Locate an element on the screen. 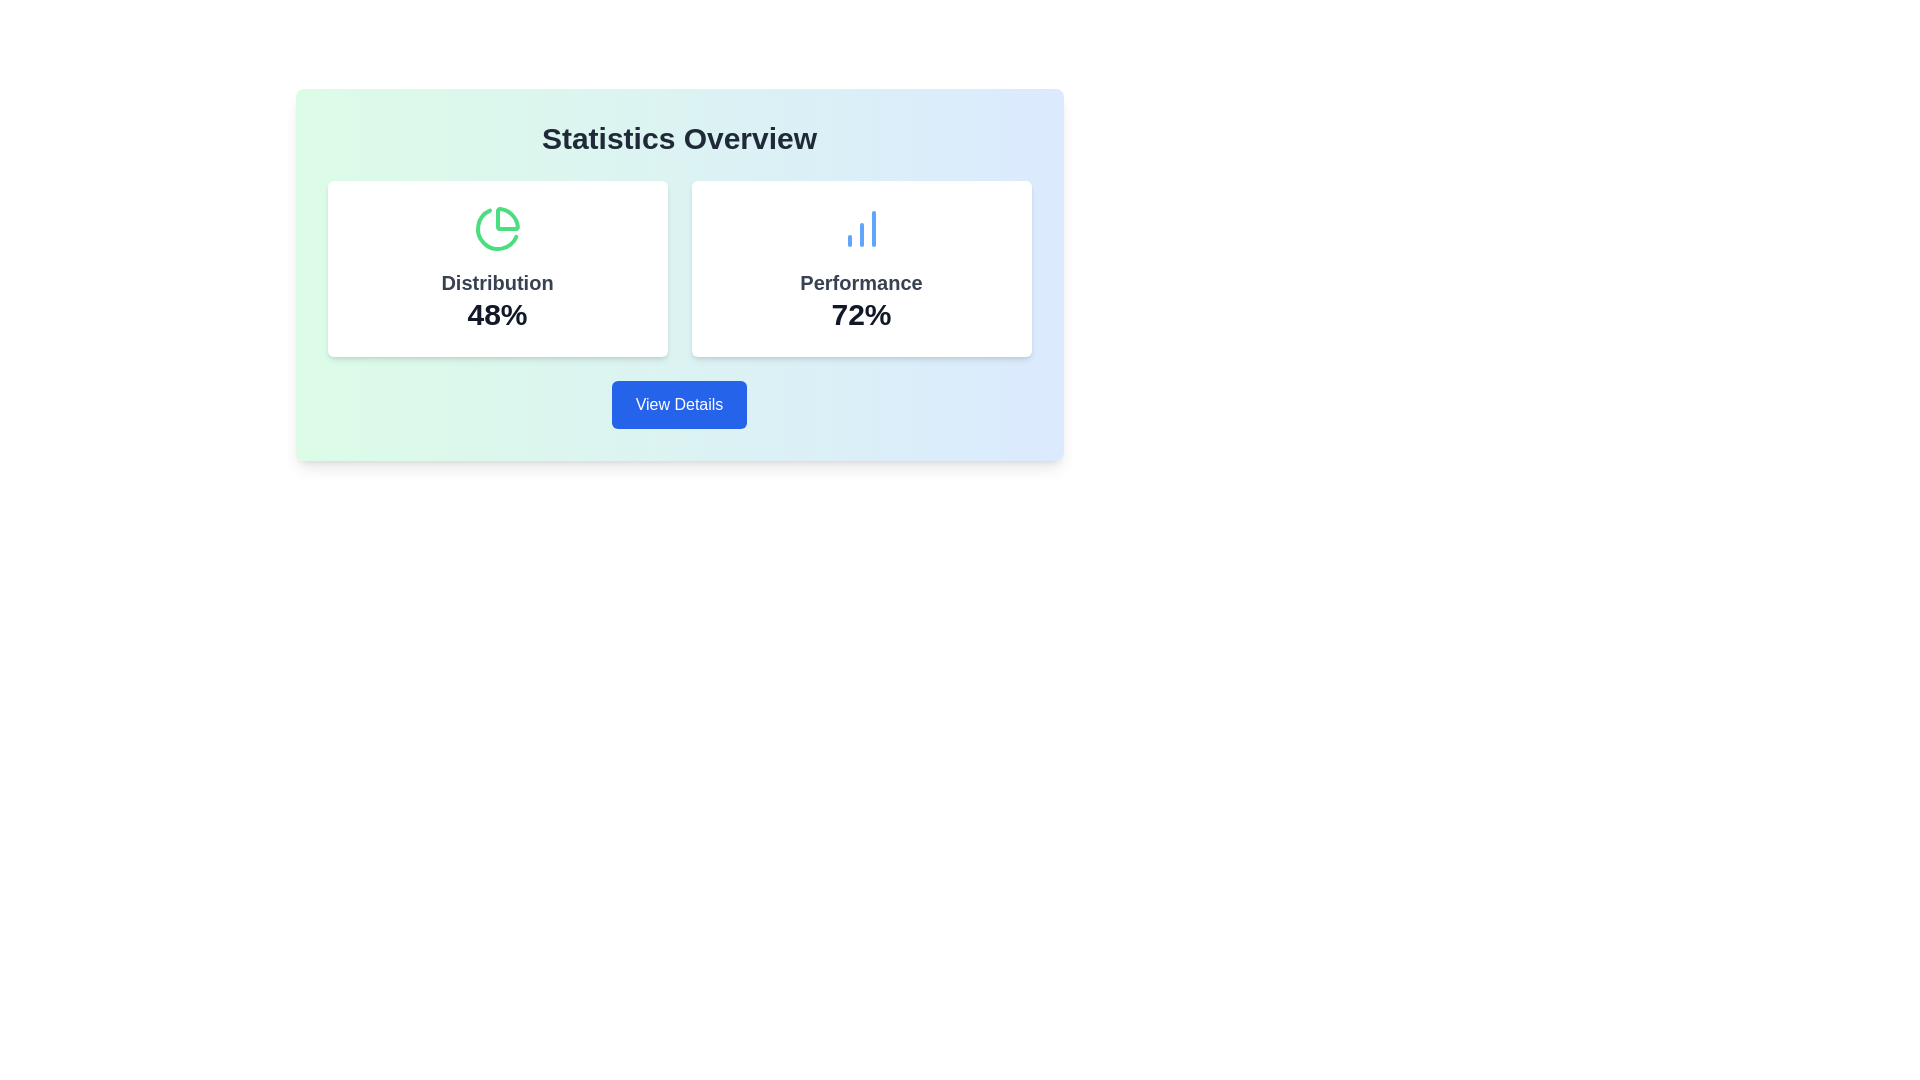  the percentage text element displaying '48%', which is styled in bold and large font, located under the 'Distribution' label, and adjacent to a green pie chart icon is located at coordinates (497, 315).